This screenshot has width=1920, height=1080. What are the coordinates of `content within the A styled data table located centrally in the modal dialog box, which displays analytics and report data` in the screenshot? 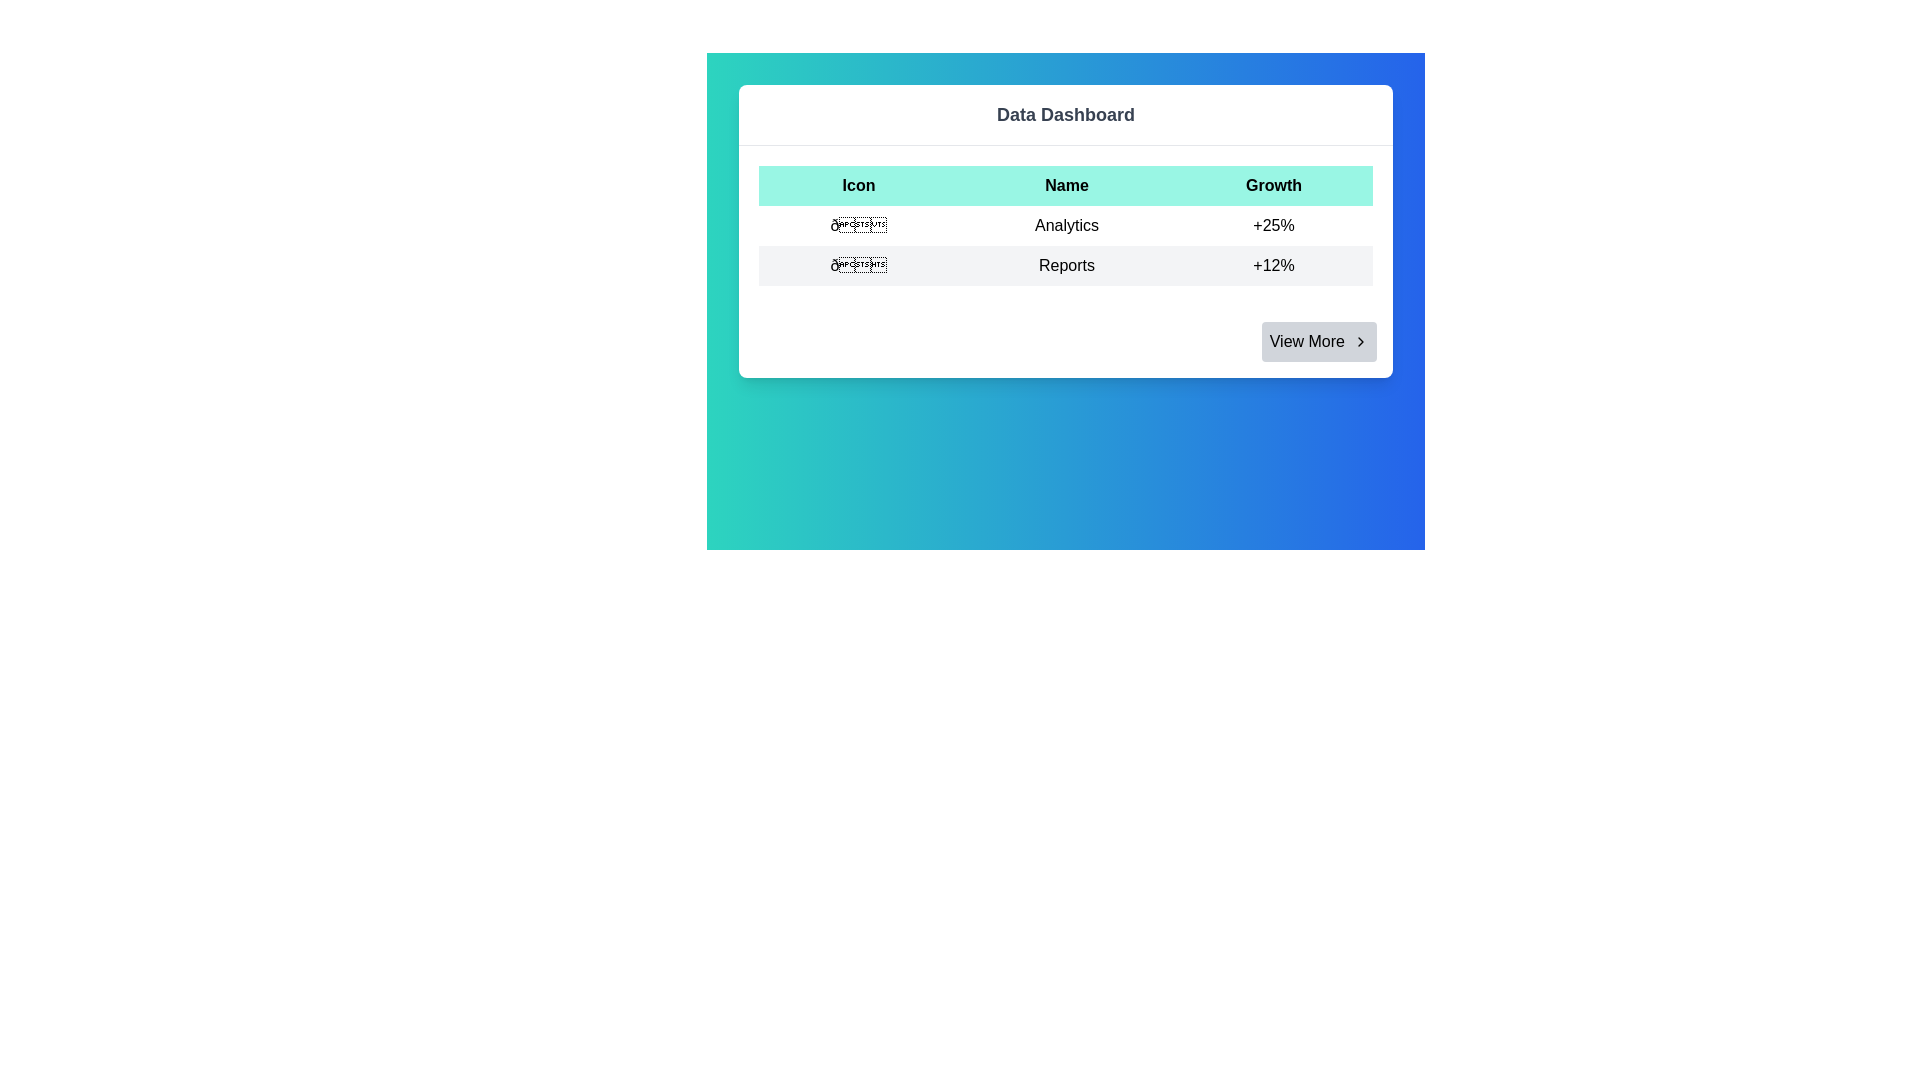 It's located at (1064, 225).